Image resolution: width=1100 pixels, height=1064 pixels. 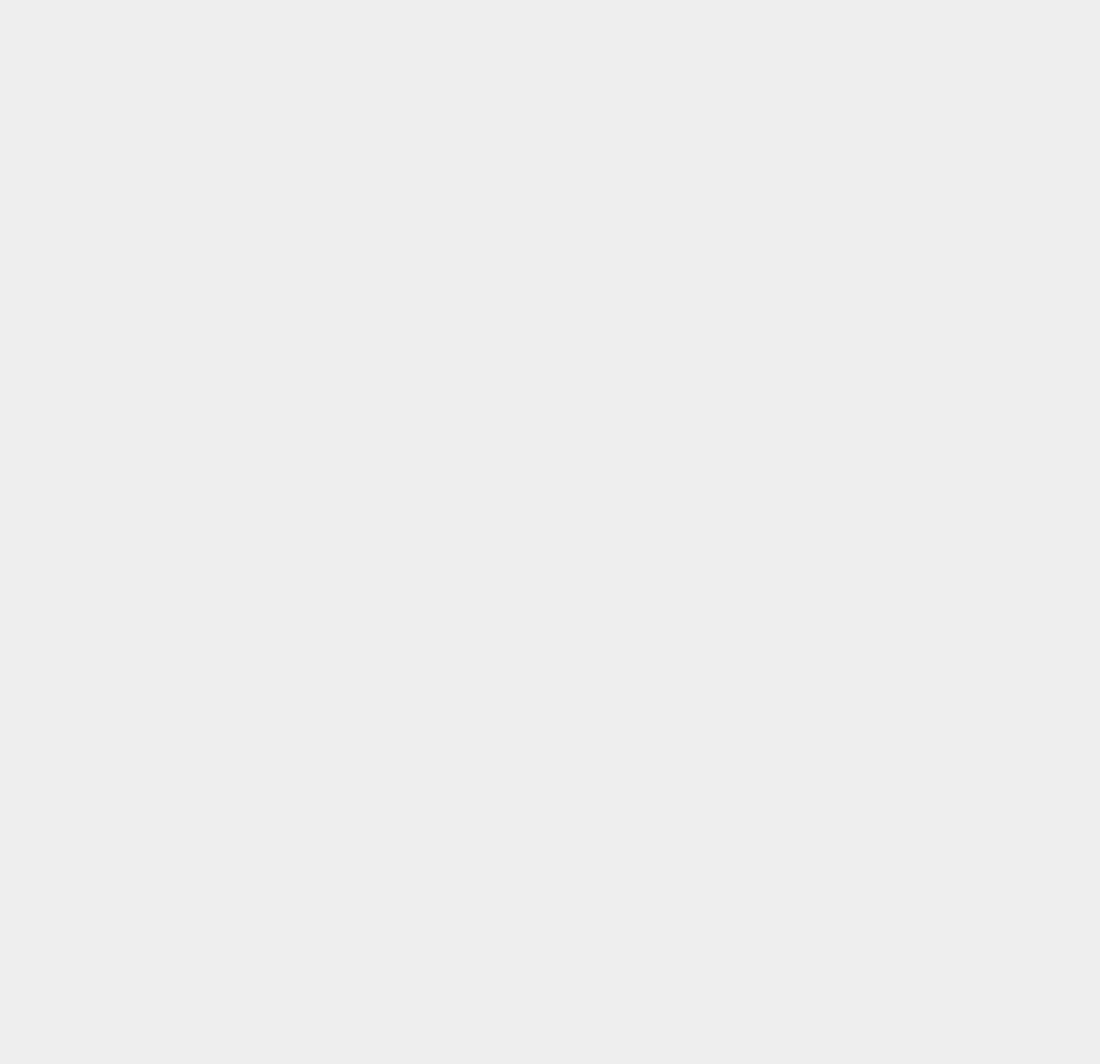 I want to click on 'Free Stuff', so click(x=808, y=763).